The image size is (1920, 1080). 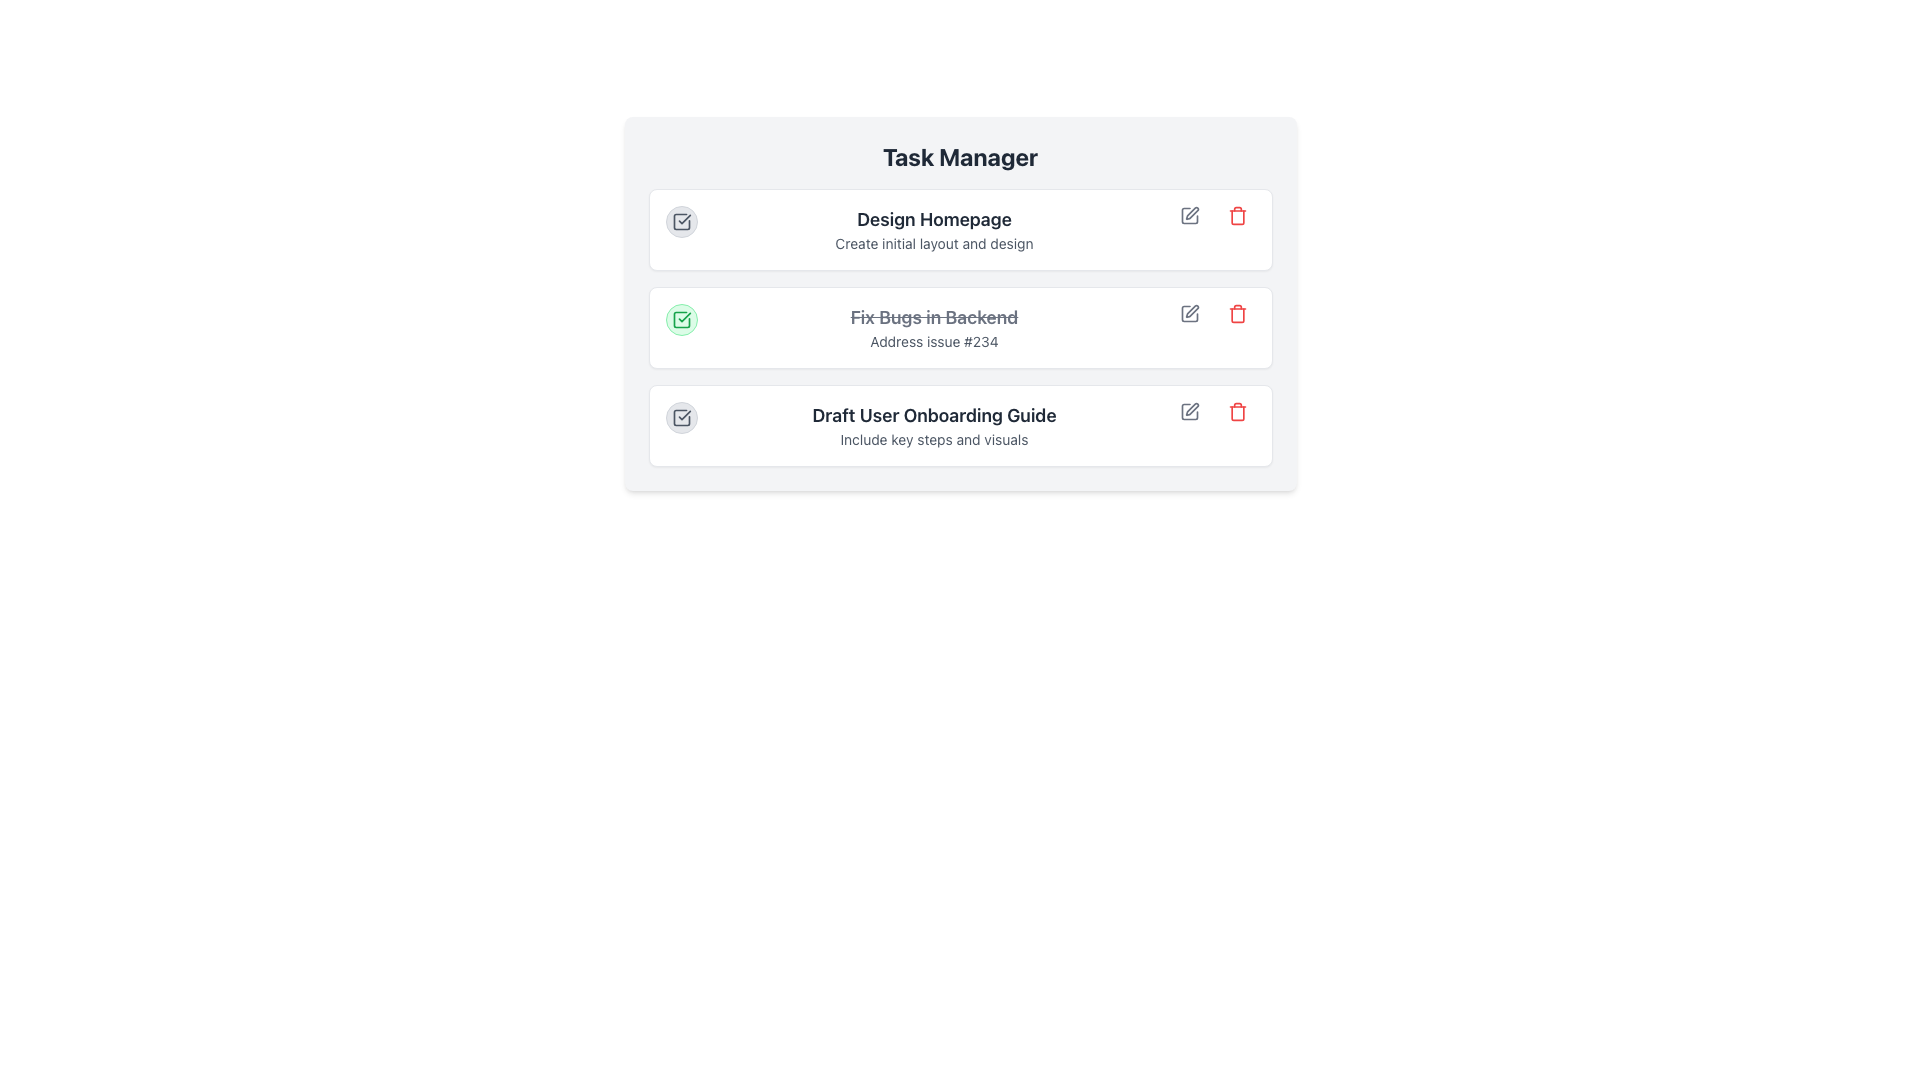 What do you see at coordinates (1236, 313) in the screenshot?
I see `the delete button icon for the task 'Fix Bugs in Backend', located in the second row of the task list, which is the rightmost icon next to the task editing icon` at bounding box center [1236, 313].